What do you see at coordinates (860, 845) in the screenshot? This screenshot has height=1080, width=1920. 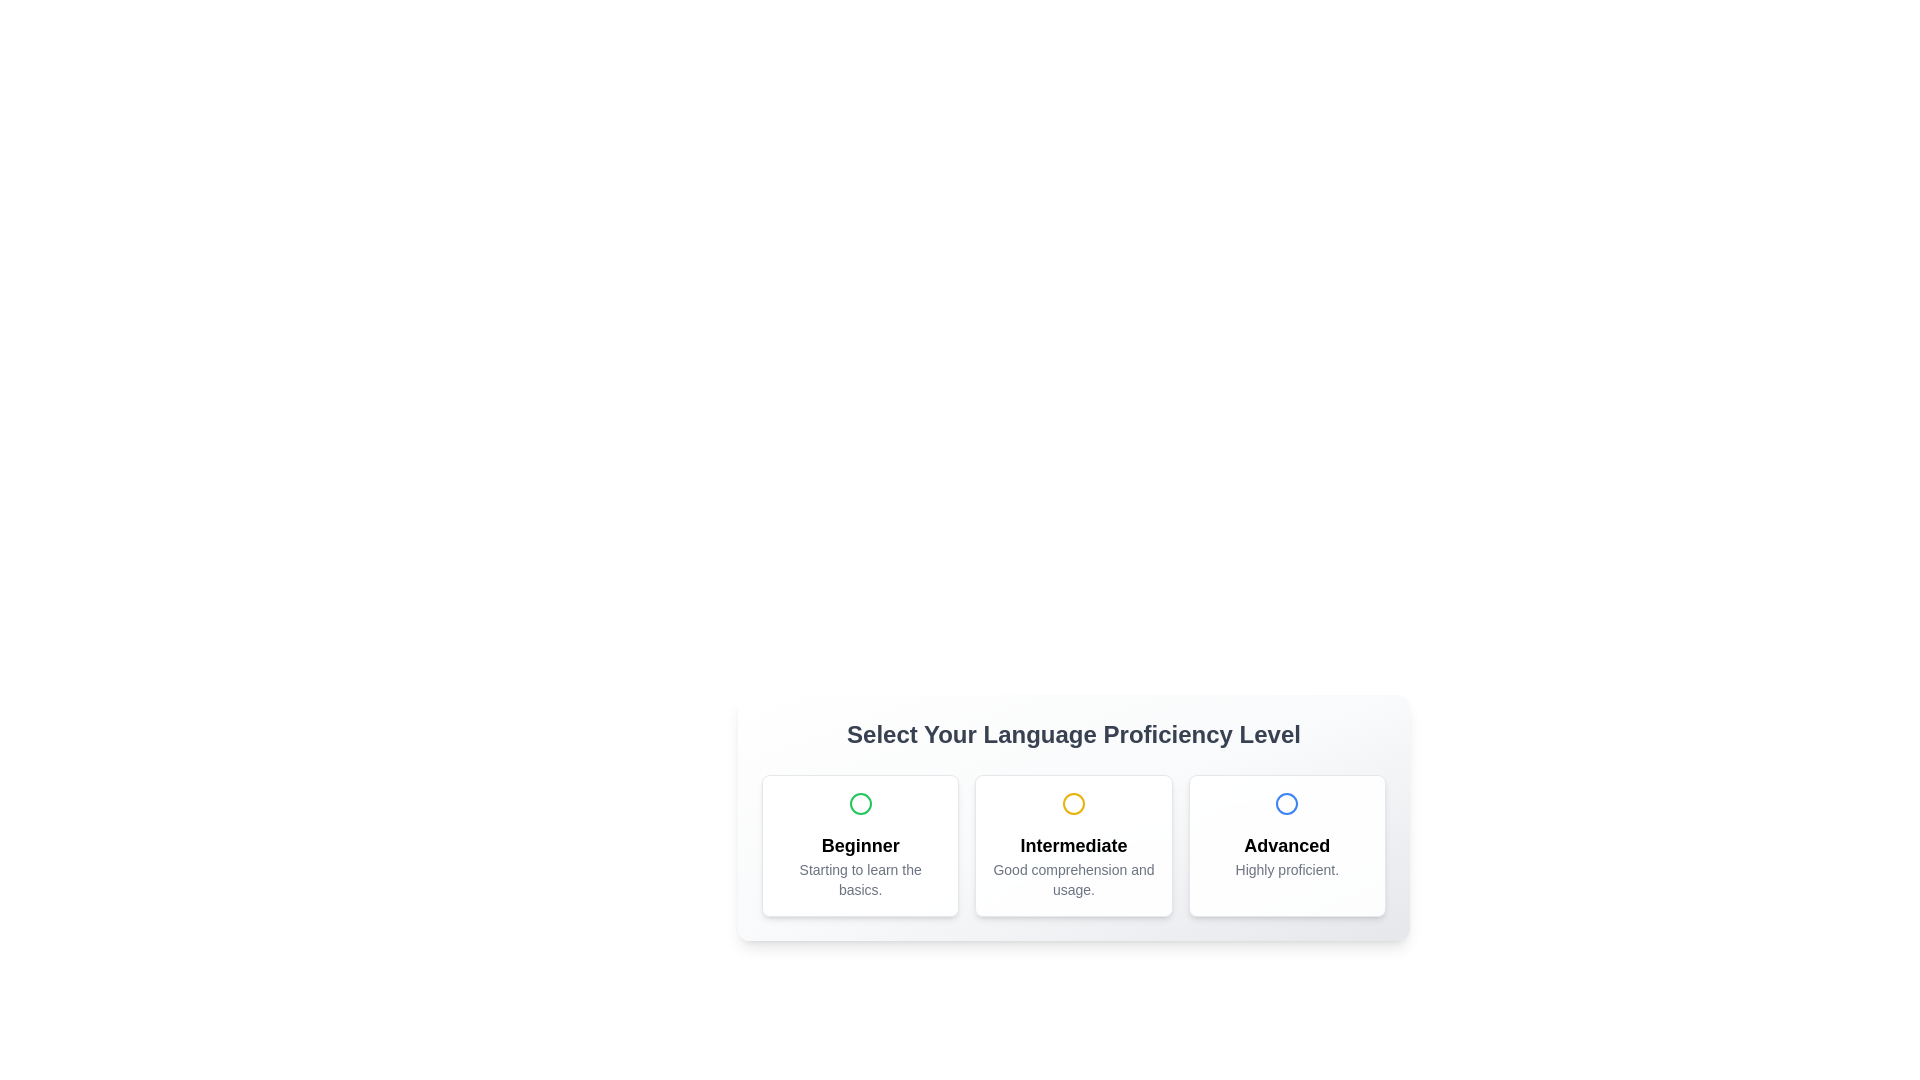 I see `the 'Beginner' text label, which is the heading within the first card of three horizontally aligned cards, located below a green circle icon and above the descriptive text` at bounding box center [860, 845].